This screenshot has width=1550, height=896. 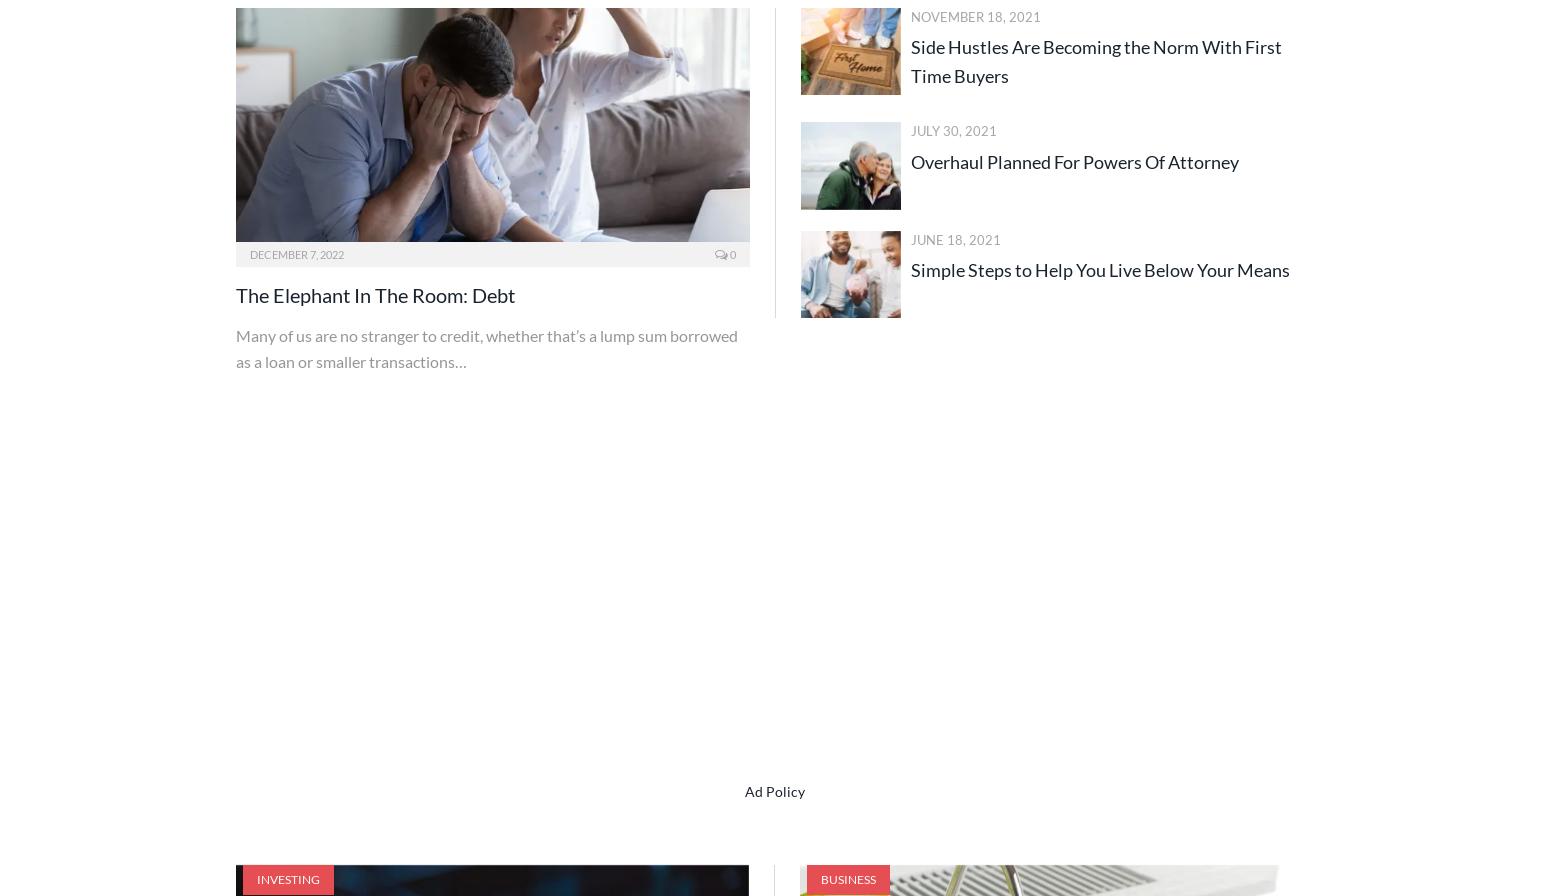 What do you see at coordinates (775, 790) in the screenshot?
I see `'Ad Policy'` at bounding box center [775, 790].